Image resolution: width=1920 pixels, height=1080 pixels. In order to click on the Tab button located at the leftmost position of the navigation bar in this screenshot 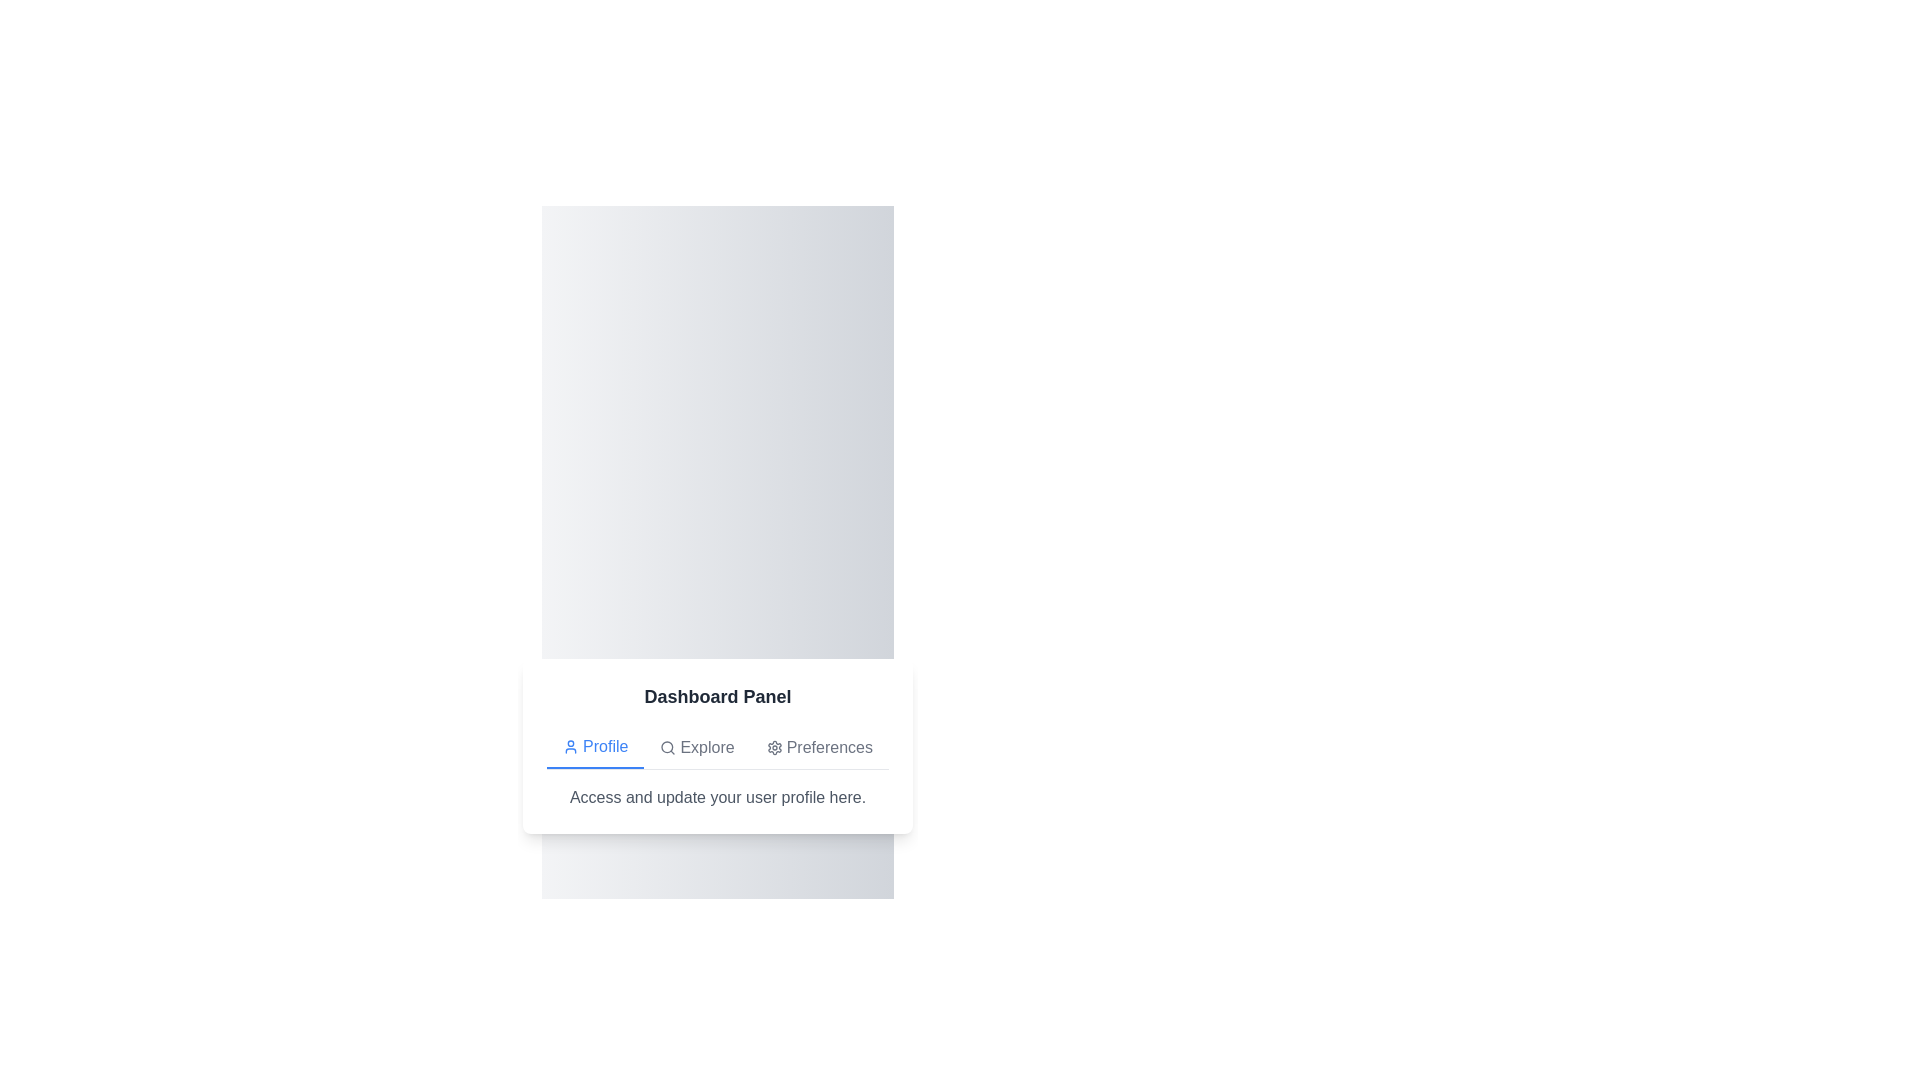, I will do `click(594, 747)`.